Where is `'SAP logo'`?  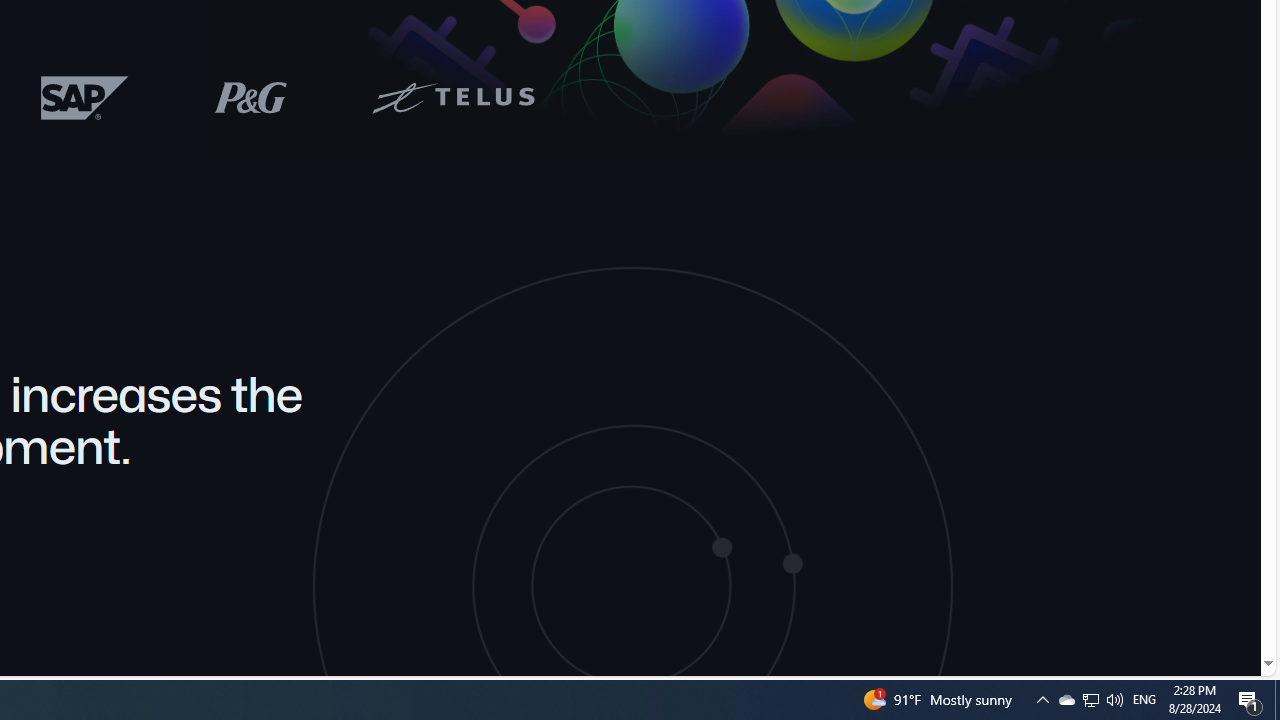 'SAP logo' is located at coordinates (84, 97).